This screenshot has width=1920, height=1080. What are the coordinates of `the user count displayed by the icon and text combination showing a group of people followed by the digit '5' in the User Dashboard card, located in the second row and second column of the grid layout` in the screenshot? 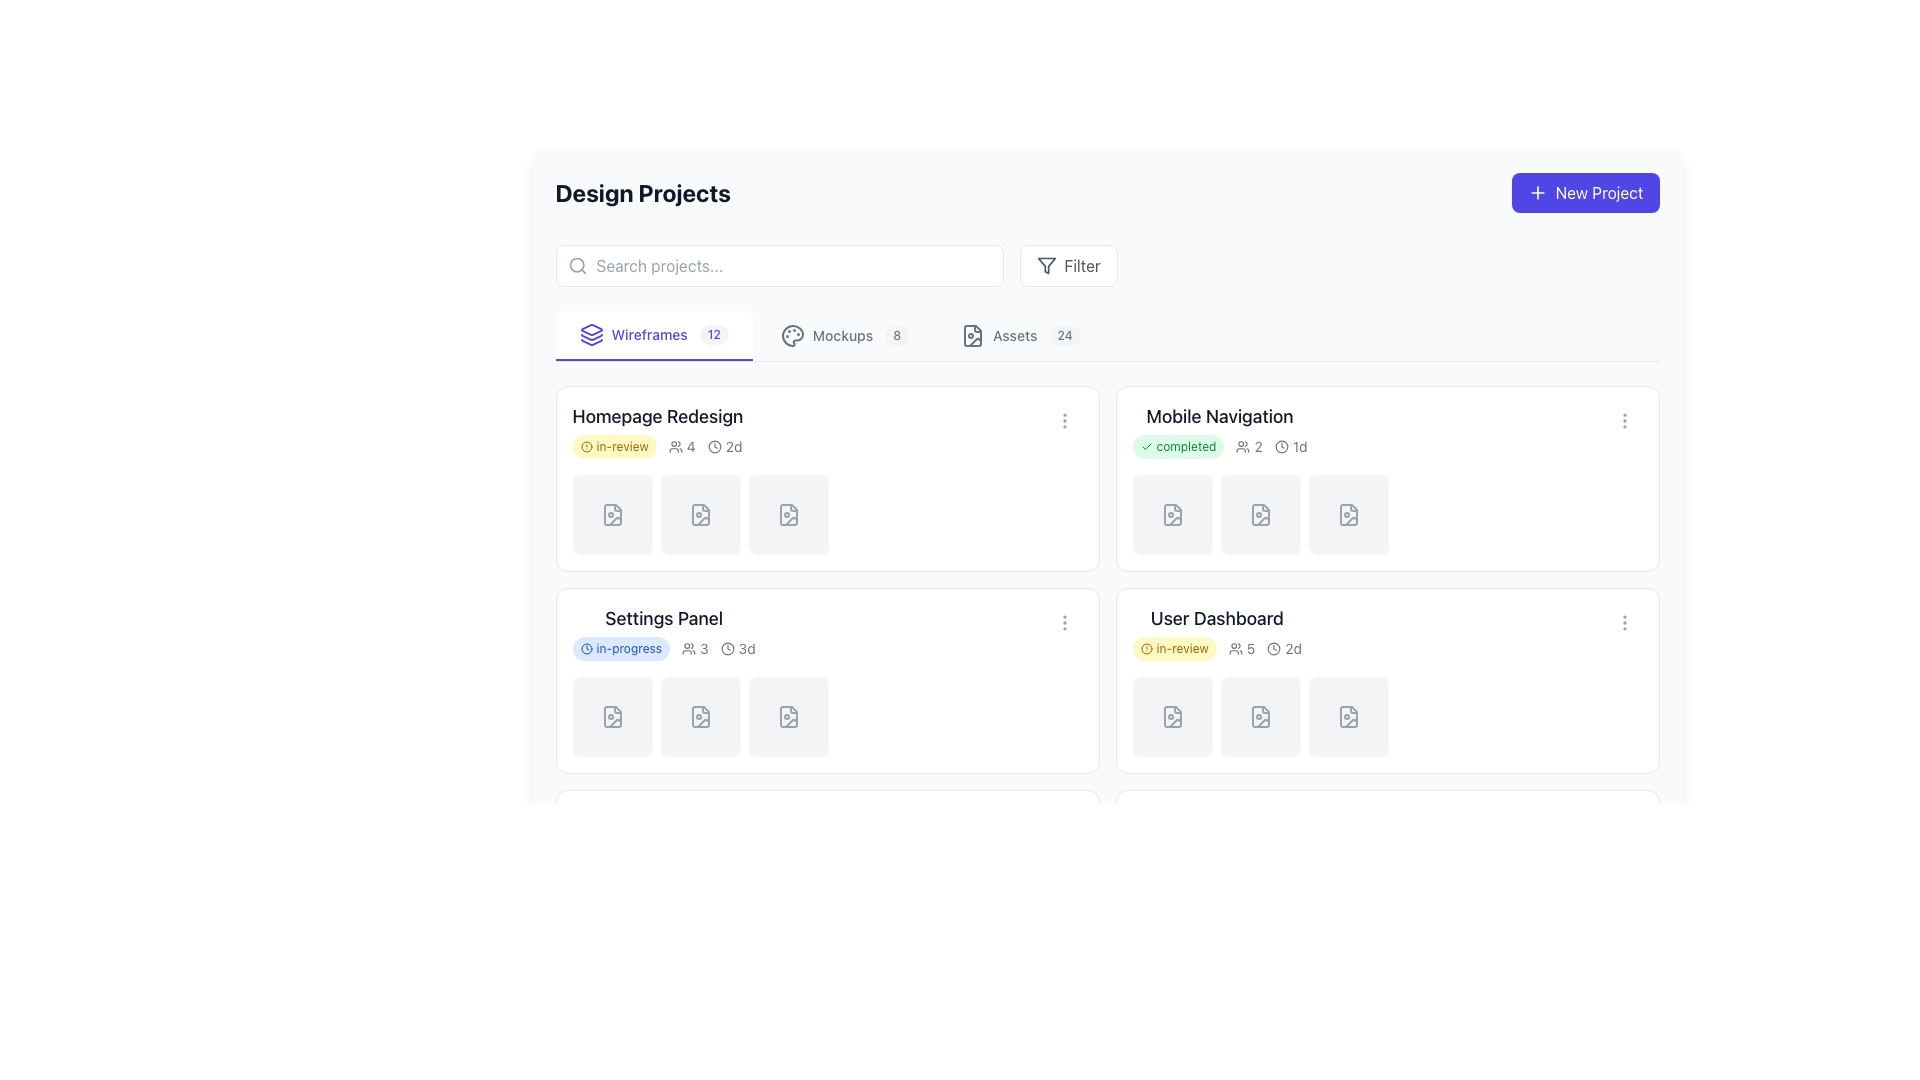 It's located at (1241, 648).